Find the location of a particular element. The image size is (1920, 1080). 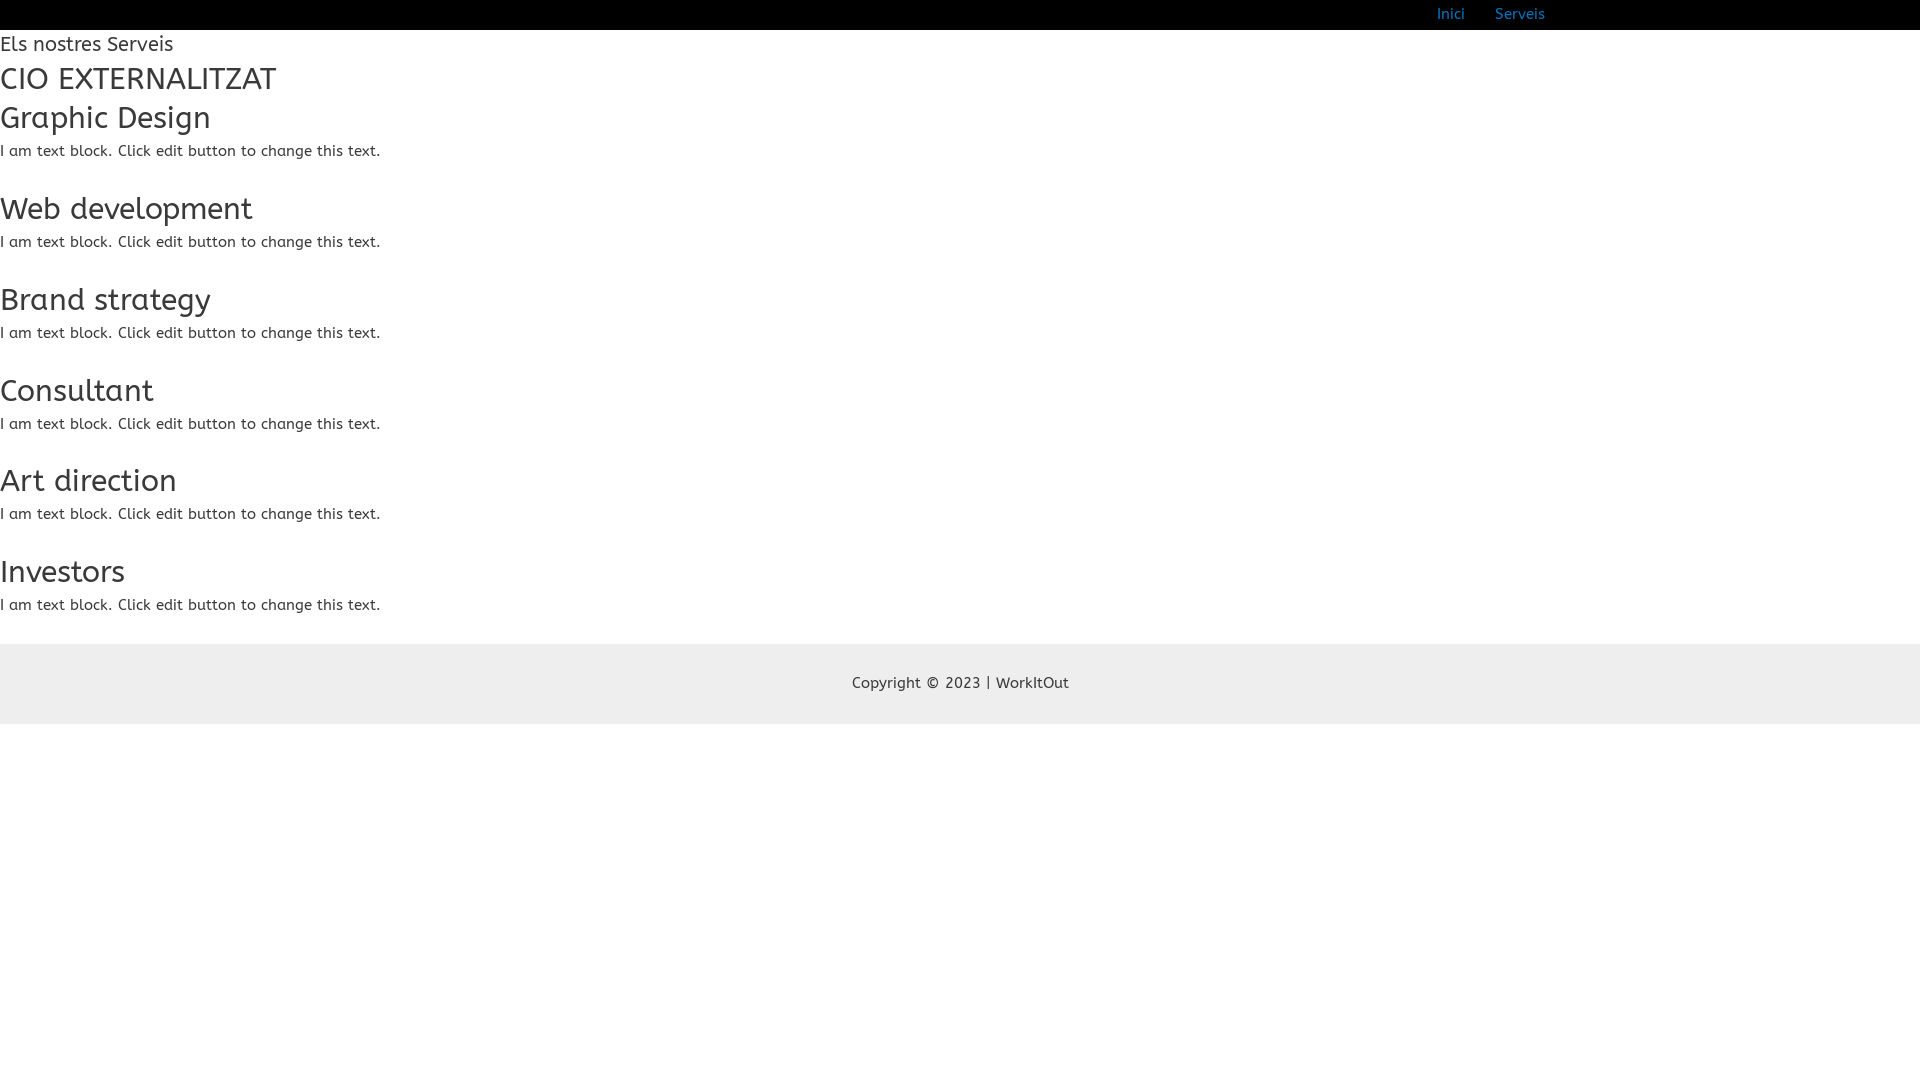

'Serveis' is located at coordinates (1520, 15).